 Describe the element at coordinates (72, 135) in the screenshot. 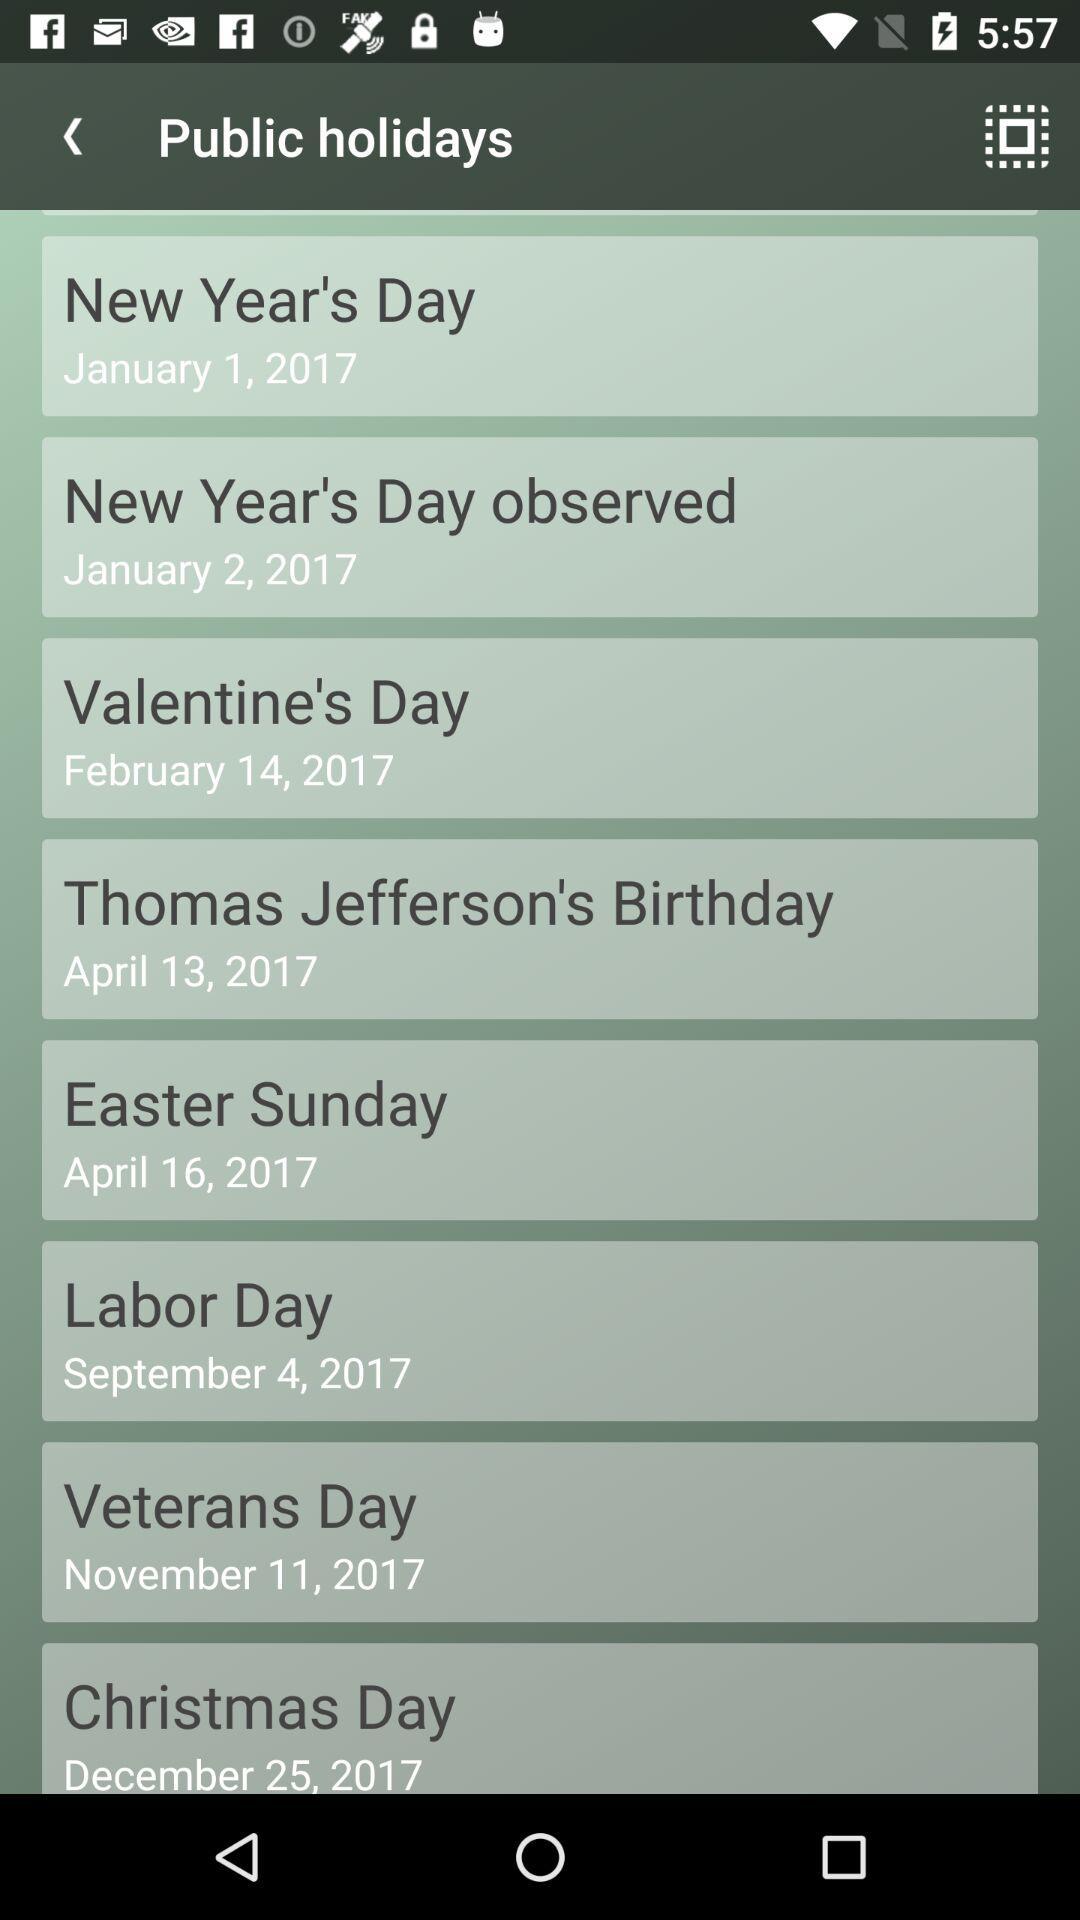

I see `item above the new year s item` at that location.